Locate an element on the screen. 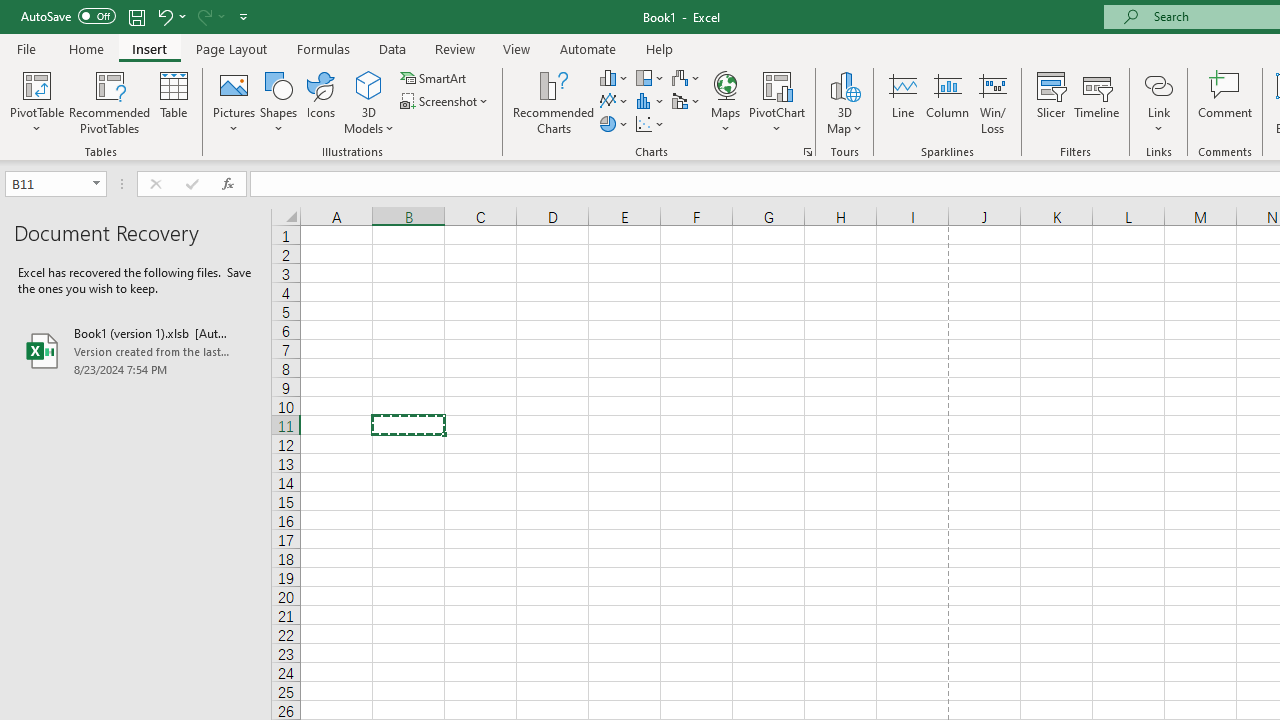  '3D Models' is located at coordinates (369, 103).